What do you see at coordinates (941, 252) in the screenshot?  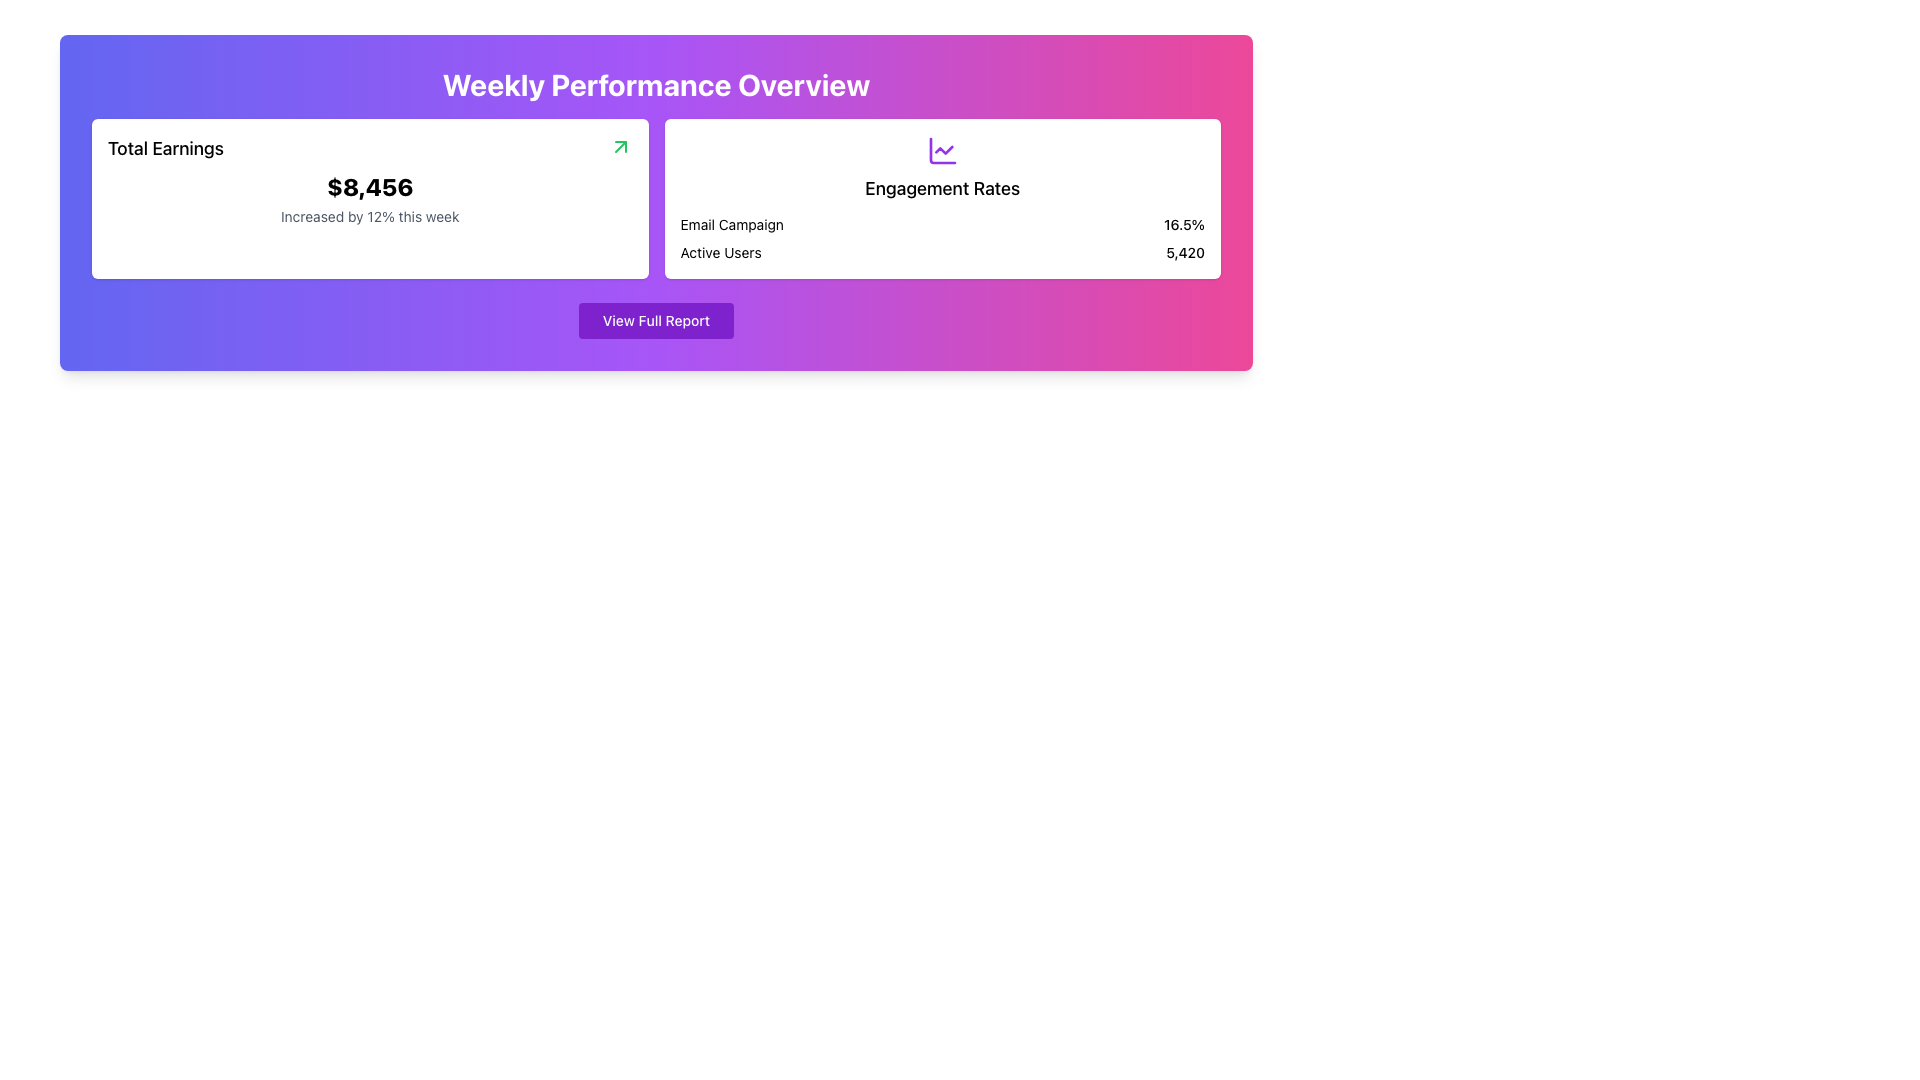 I see `the Informative data display showing 'Active Users' and the value '5,420', located in the 'Engagement Rates' section beneath 'Email Campaign'` at bounding box center [941, 252].